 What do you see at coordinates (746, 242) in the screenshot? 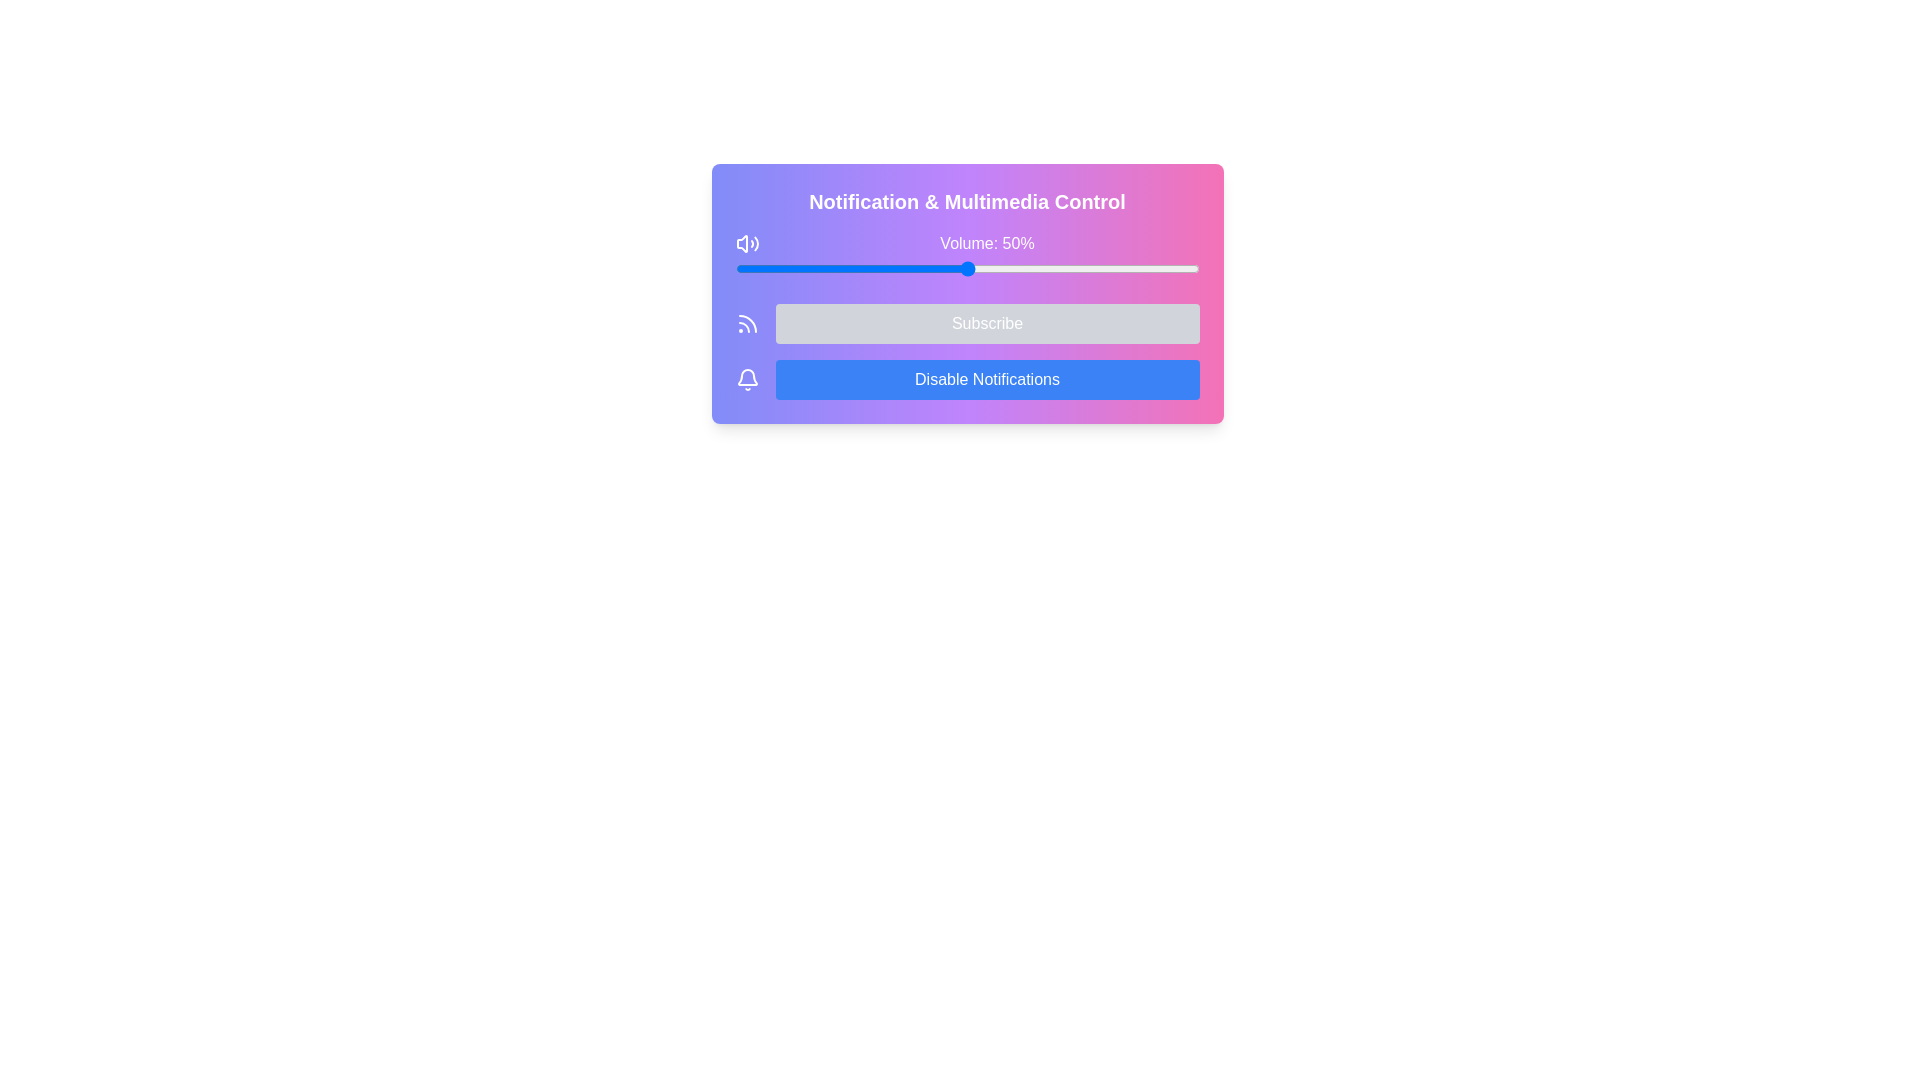
I see `the volume icon located in the top-left corner of the volume section, next to the text 'Volume: 50%'` at bounding box center [746, 242].